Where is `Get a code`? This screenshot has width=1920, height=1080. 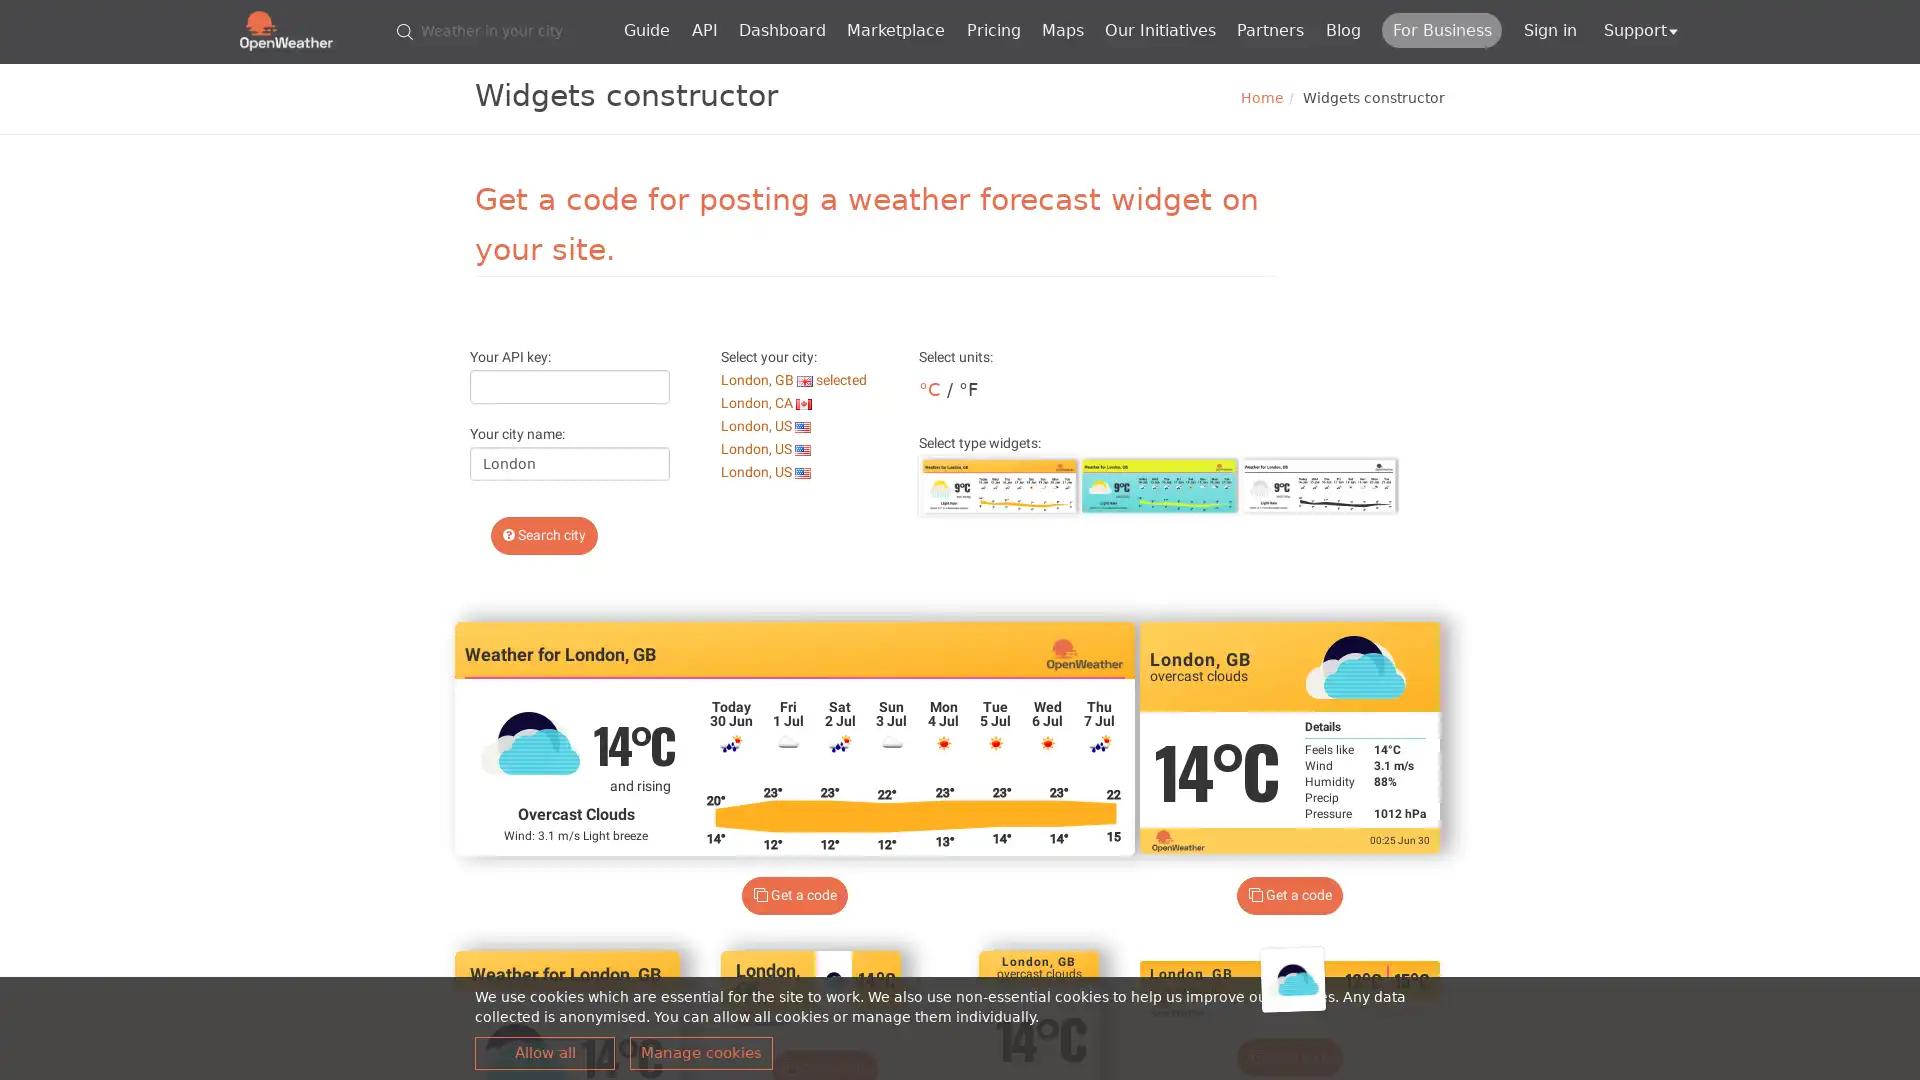 Get a code is located at coordinates (793, 894).